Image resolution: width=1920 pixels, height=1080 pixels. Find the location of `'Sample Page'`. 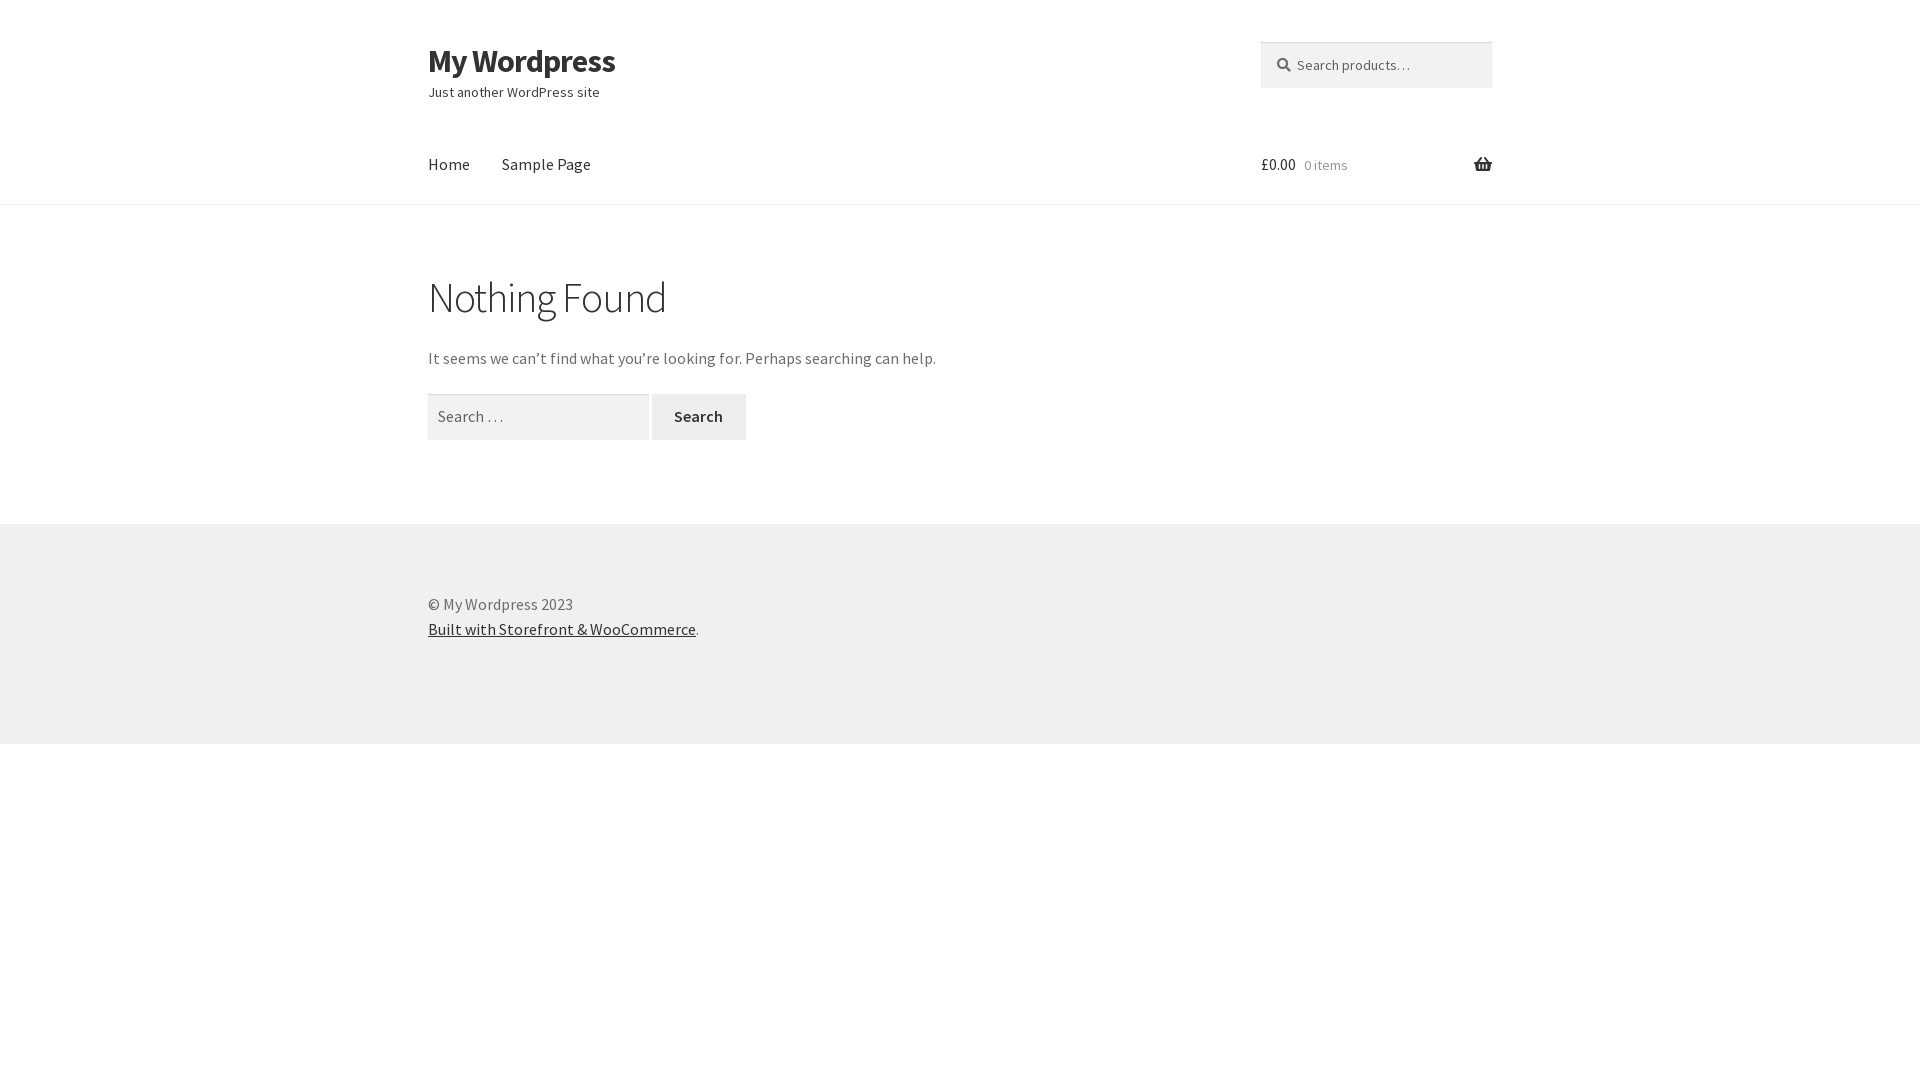

'Sample Page' is located at coordinates (546, 164).